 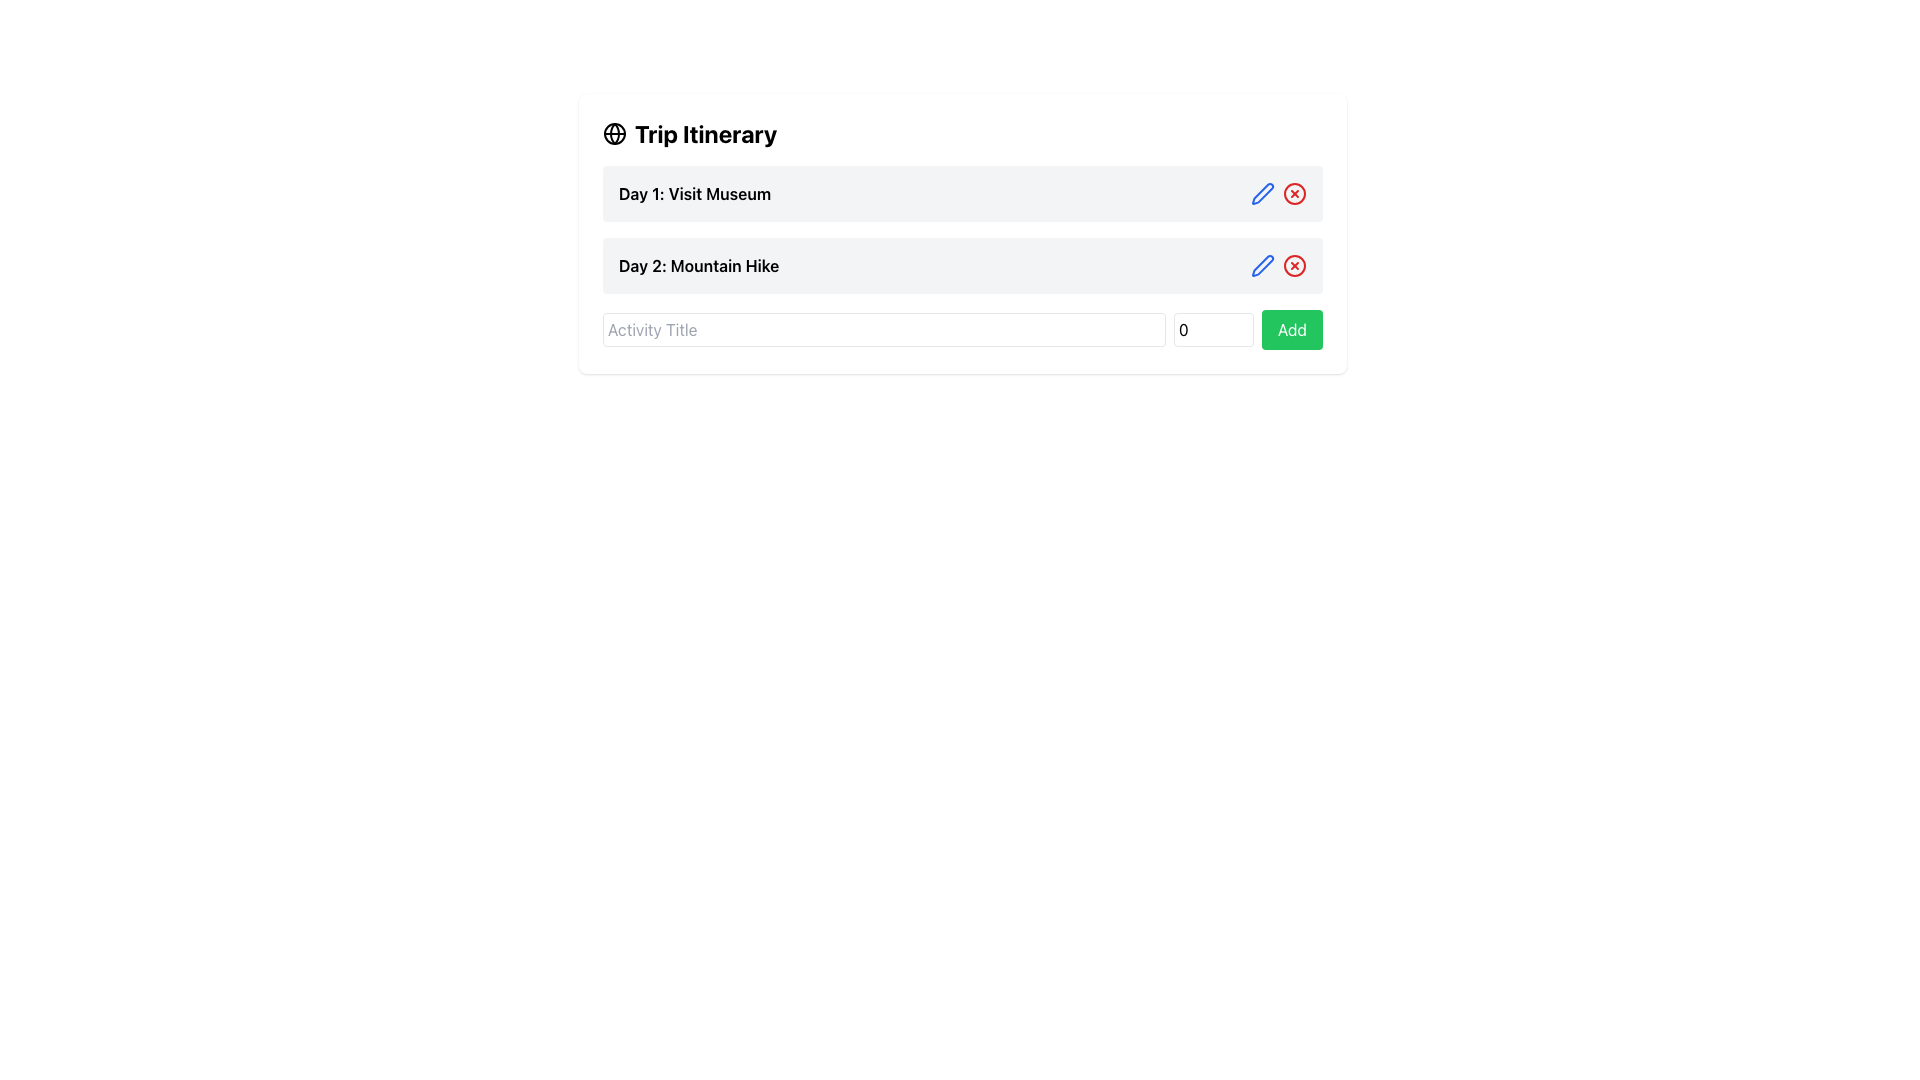 What do you see at coordinates (1295, 265) in the screenshot?
I see `the delete button that removes the entry for 'Day 2: Mountain Hike' from the itinerary` at bounding box center [1295, 265].